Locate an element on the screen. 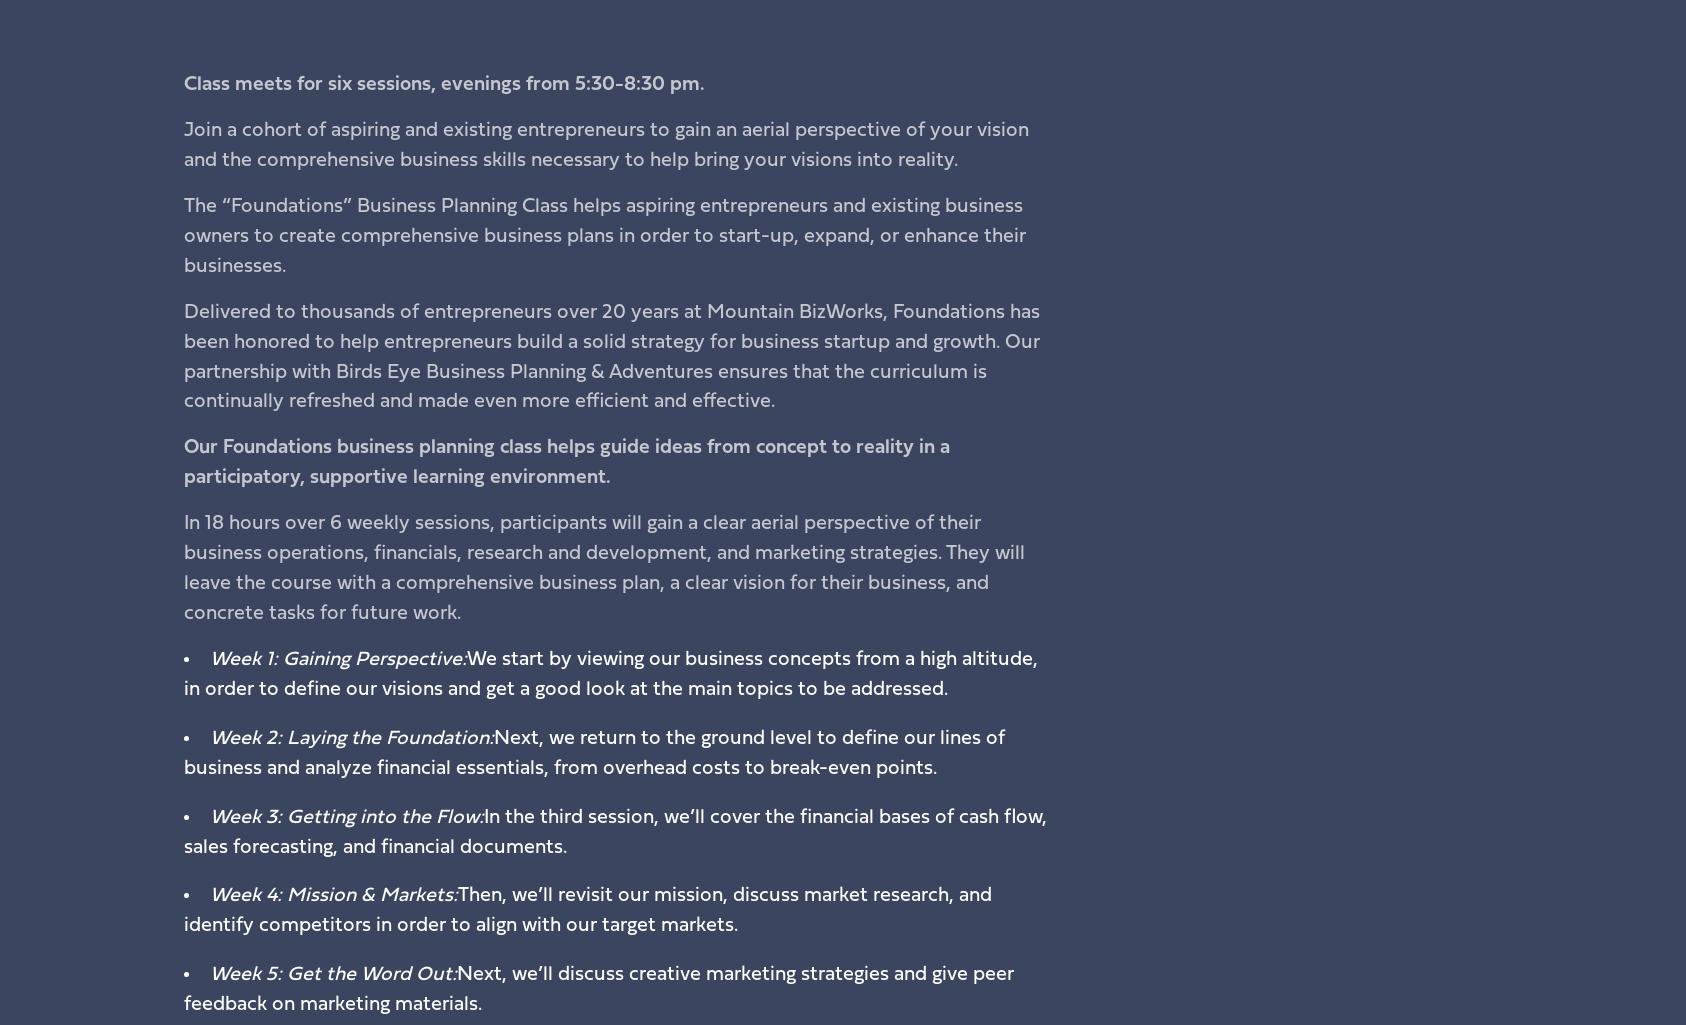 Image resolution: width=1686 pixels, height=1025 pixels. 'Then, we’ll revisit our mission, discuss market research, and identify competitors in order to align with our target markets.' is located at coordinates (586, 910).